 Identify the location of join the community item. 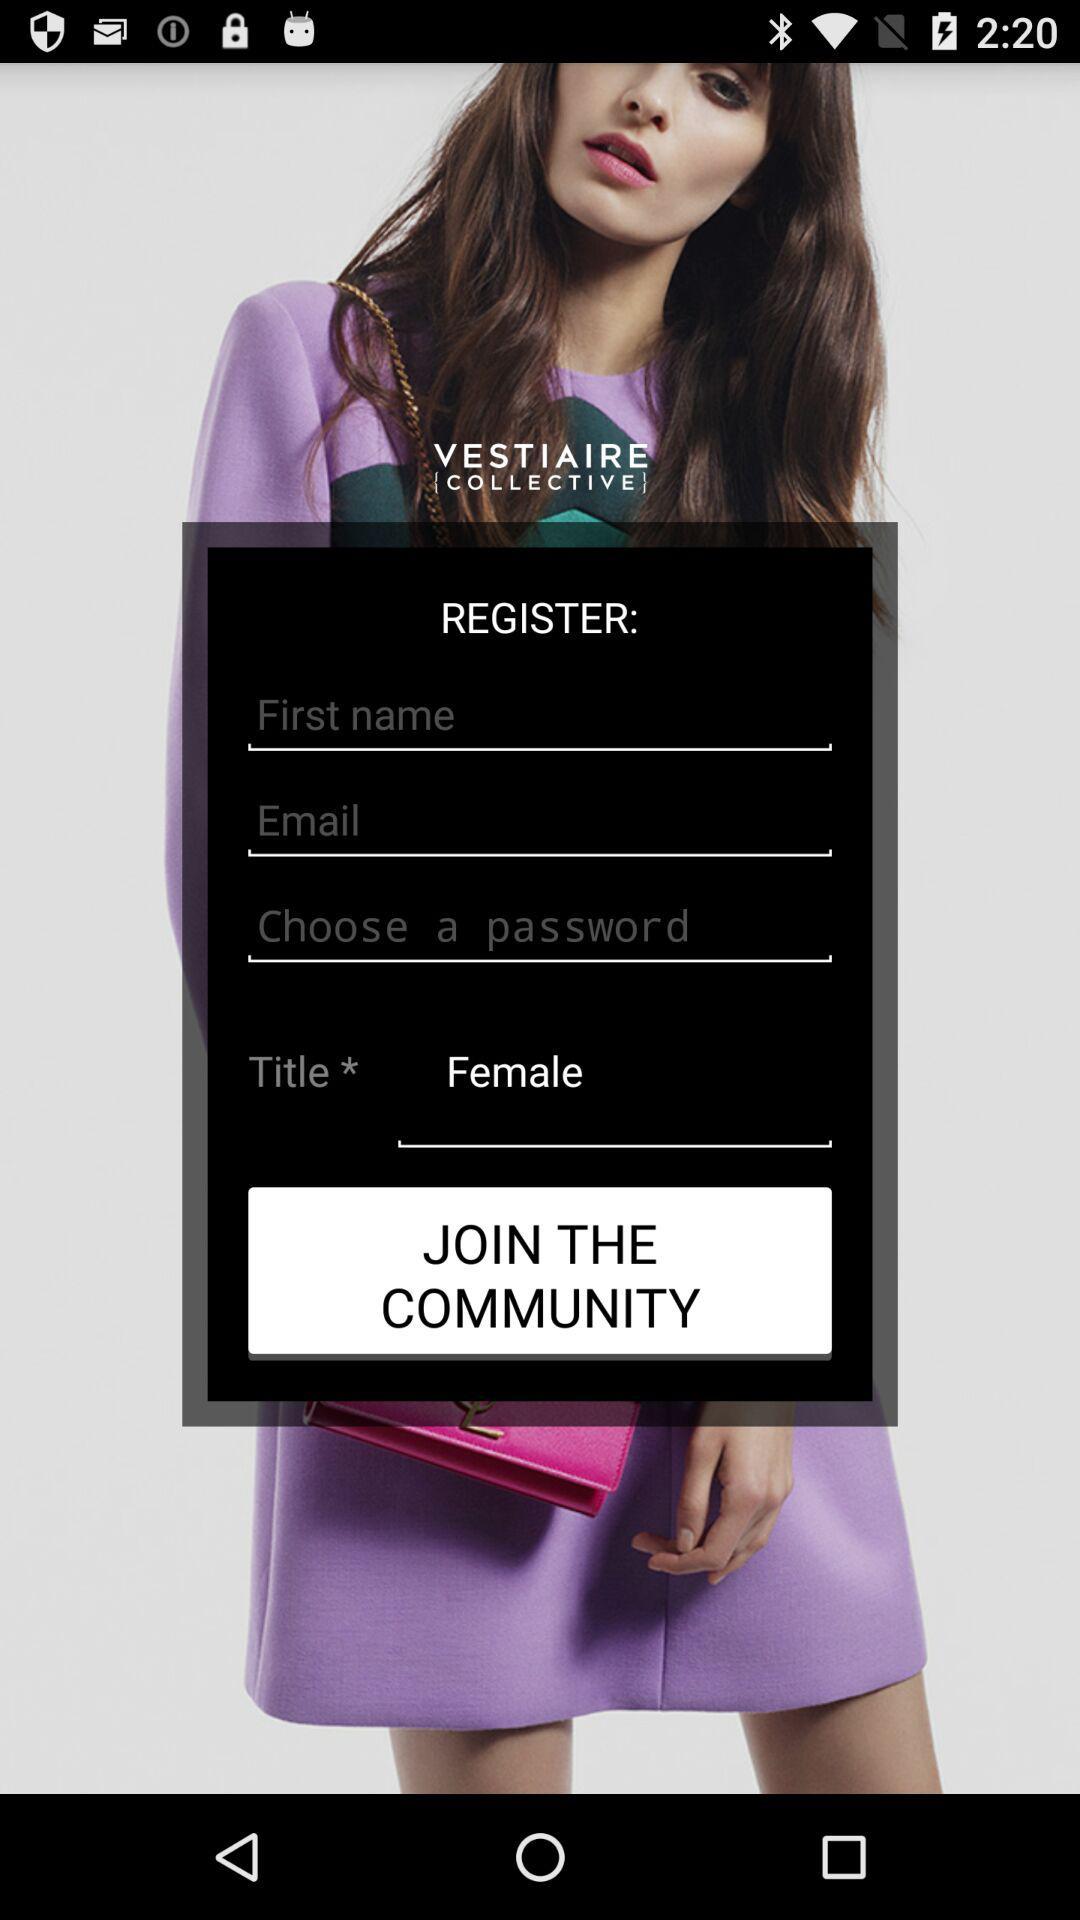
(540, 1272).